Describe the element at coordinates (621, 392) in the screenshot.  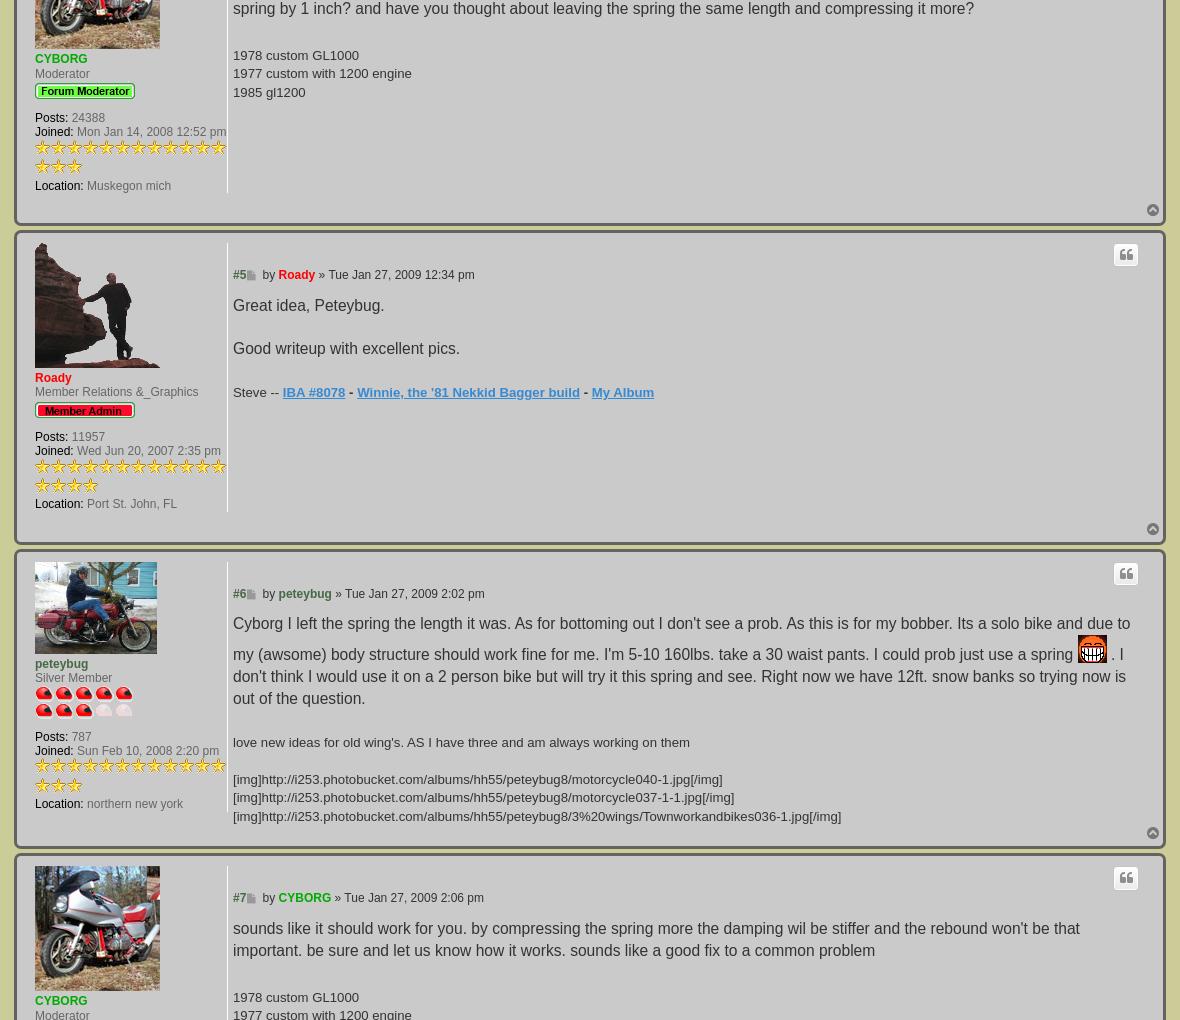
I see `'My Album'` at that location.